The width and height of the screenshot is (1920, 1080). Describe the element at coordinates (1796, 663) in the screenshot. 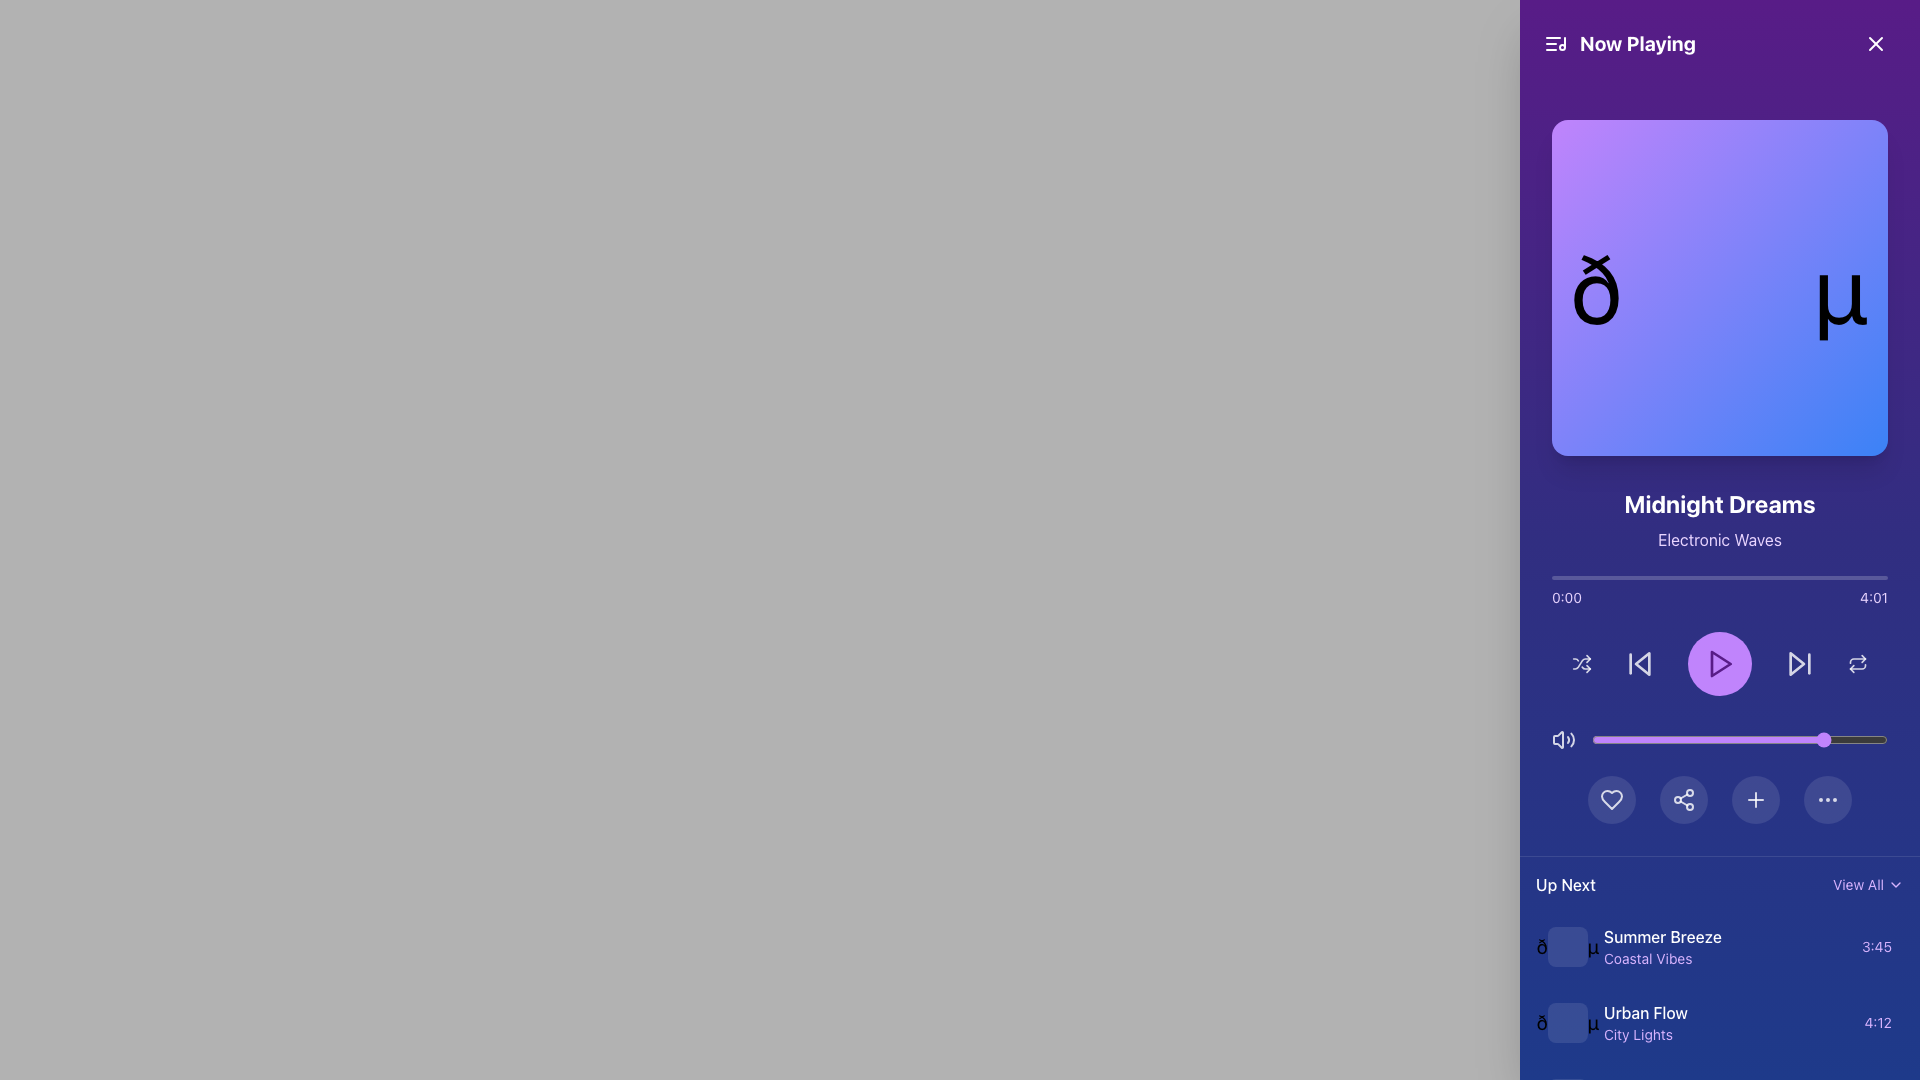

I see `the triangular 'skip forward' icon located in the middle-right of the application interface to skip forward` at that location.